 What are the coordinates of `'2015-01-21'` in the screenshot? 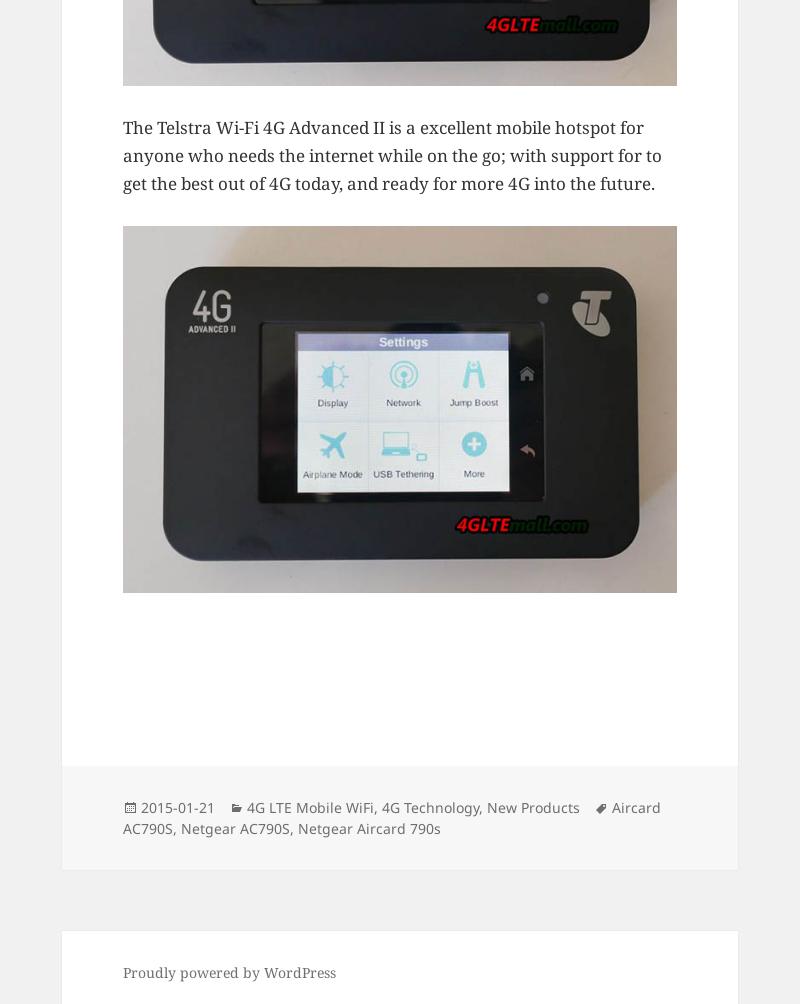 It's located at (177, 806).